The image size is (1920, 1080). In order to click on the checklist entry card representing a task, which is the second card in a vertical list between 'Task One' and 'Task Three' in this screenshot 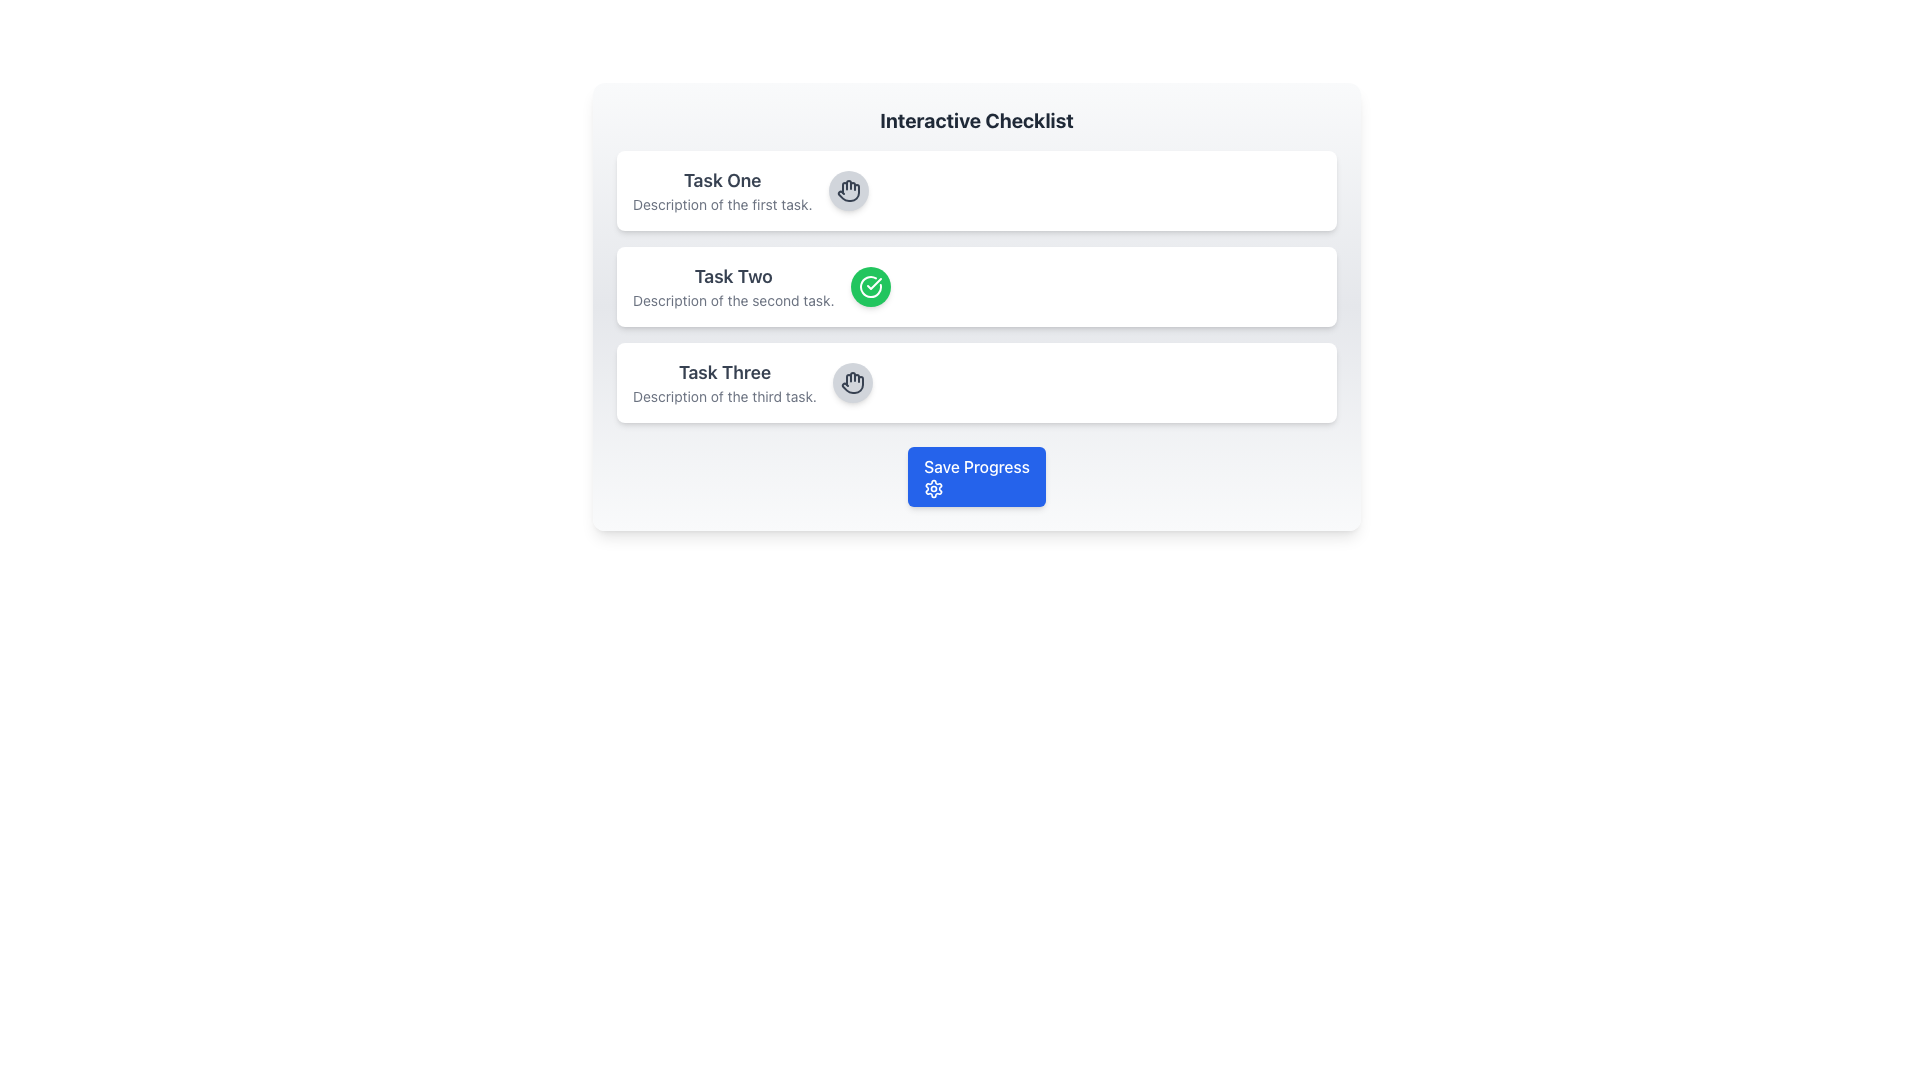, I will do `click(977, 286)`.